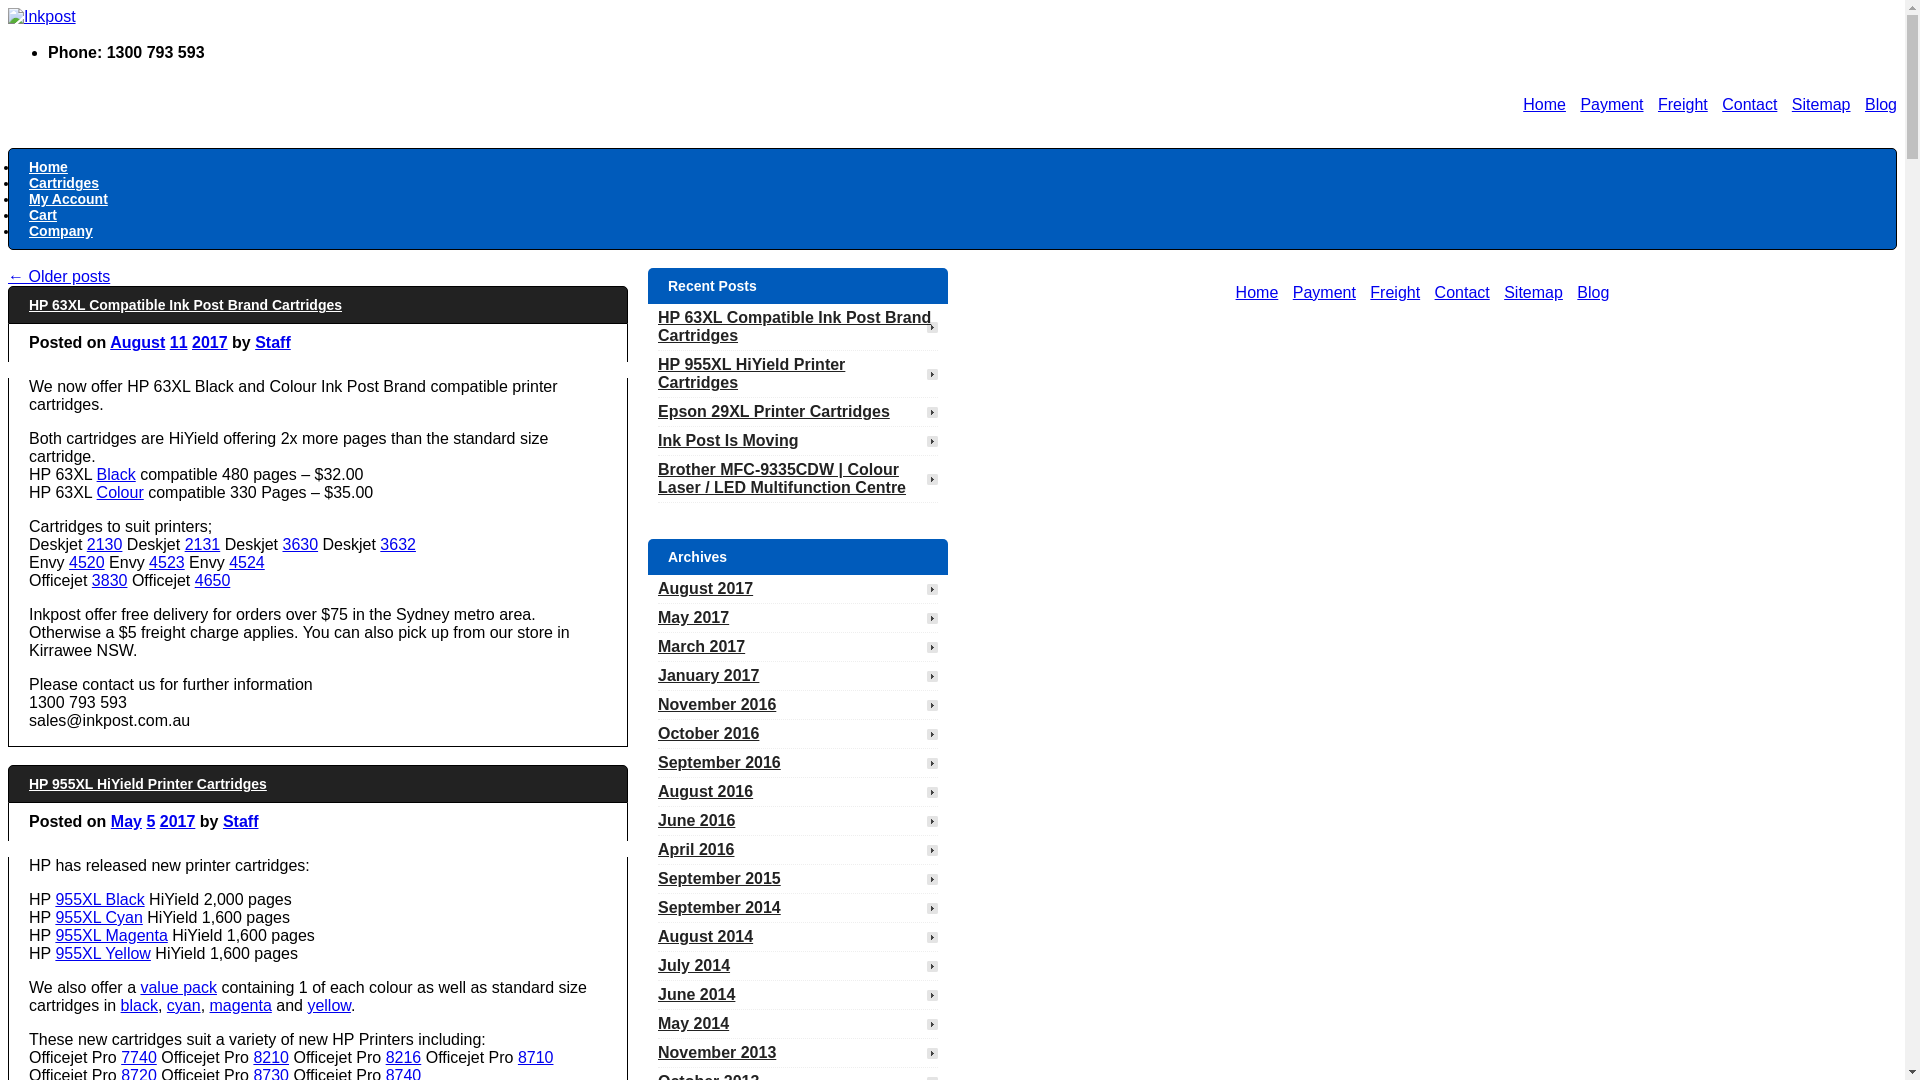  I want to click on 'November 2013', so click(725, 1051).